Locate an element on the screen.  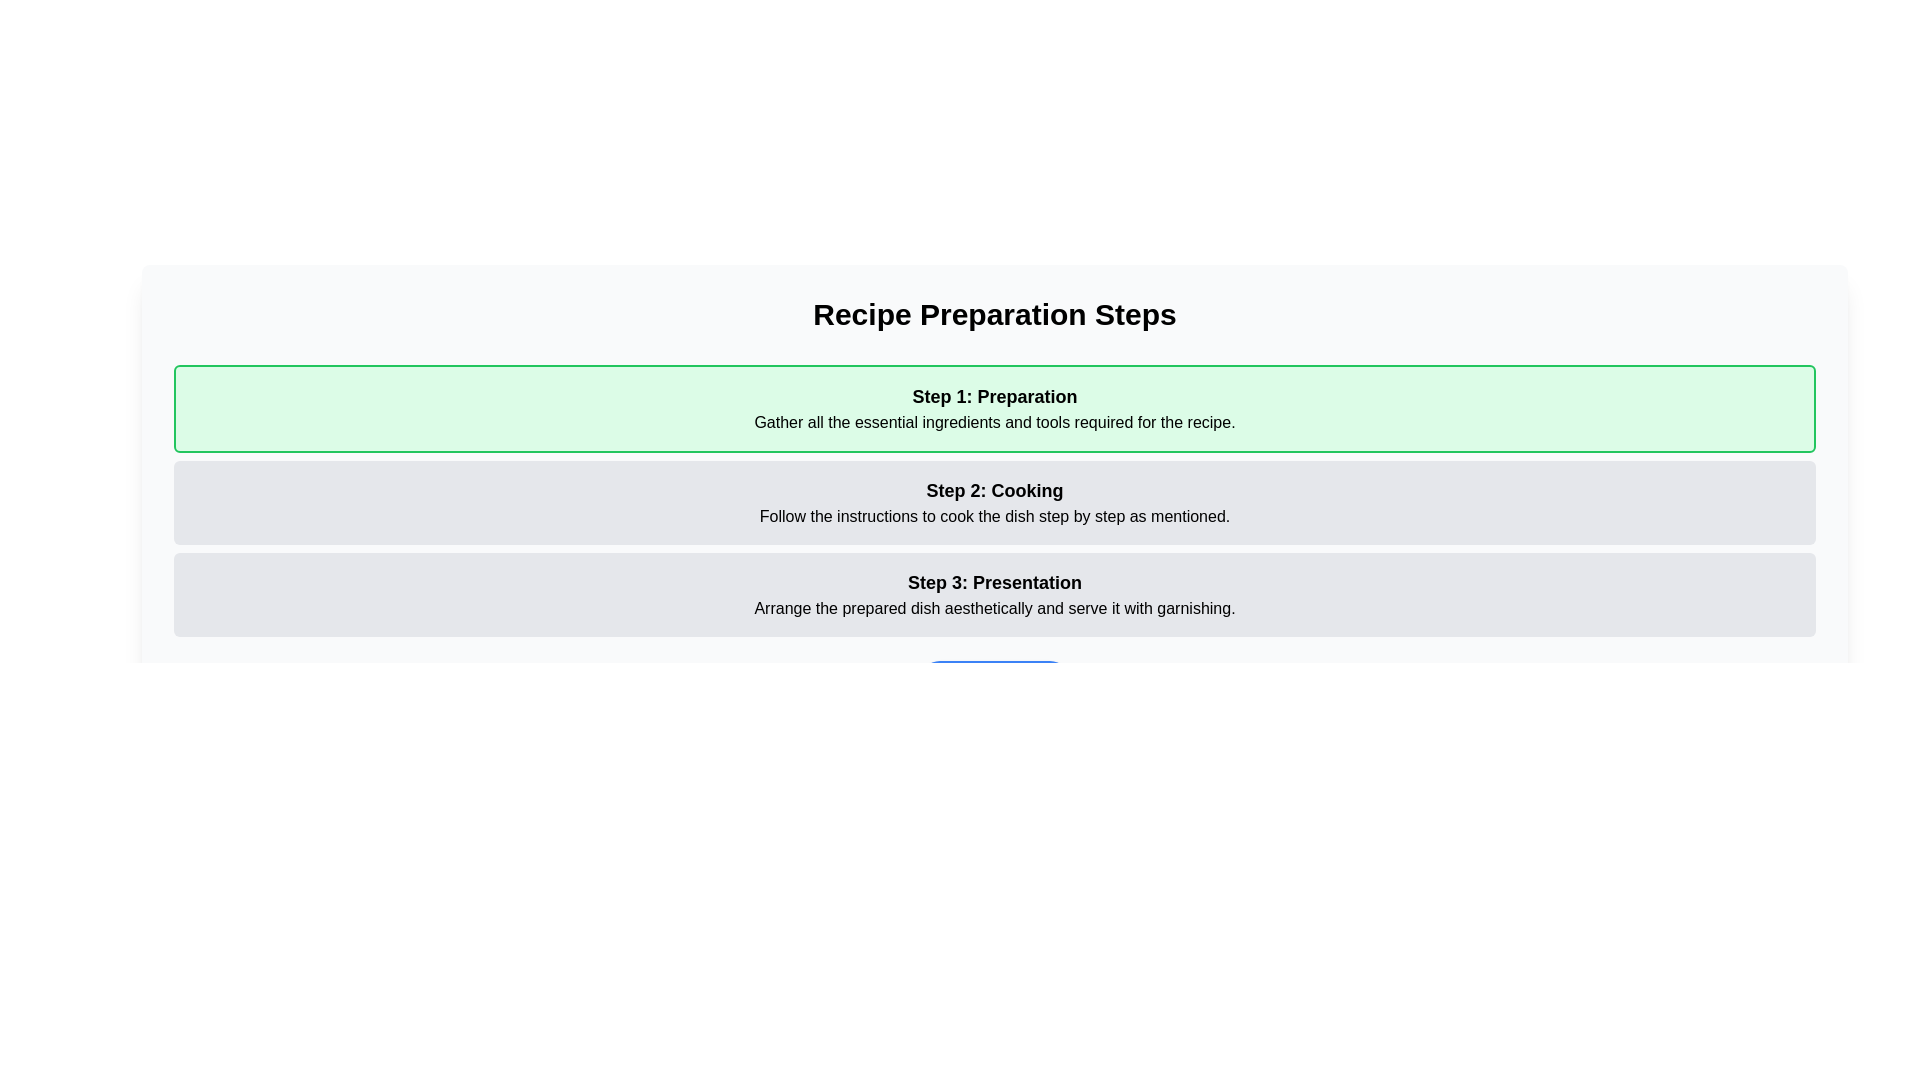
the navigation button located at the bottom of the 'Recipe Preparation Steps' panel to proceed to the next step is located at coordinates (994, 680).